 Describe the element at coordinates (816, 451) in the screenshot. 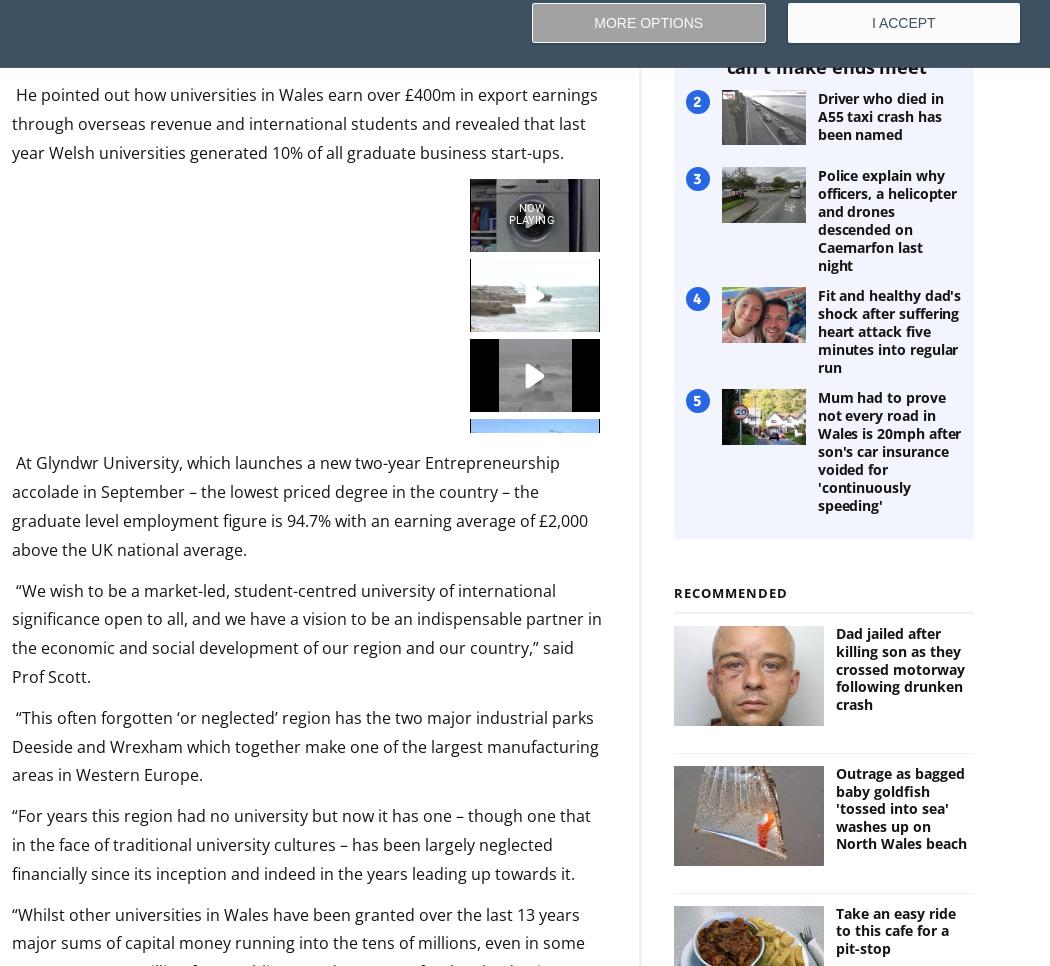

I see `'Mum had to prove not every road in Wales is 20mph after son's car insurance voided for 'continuously speeding''` at that location.